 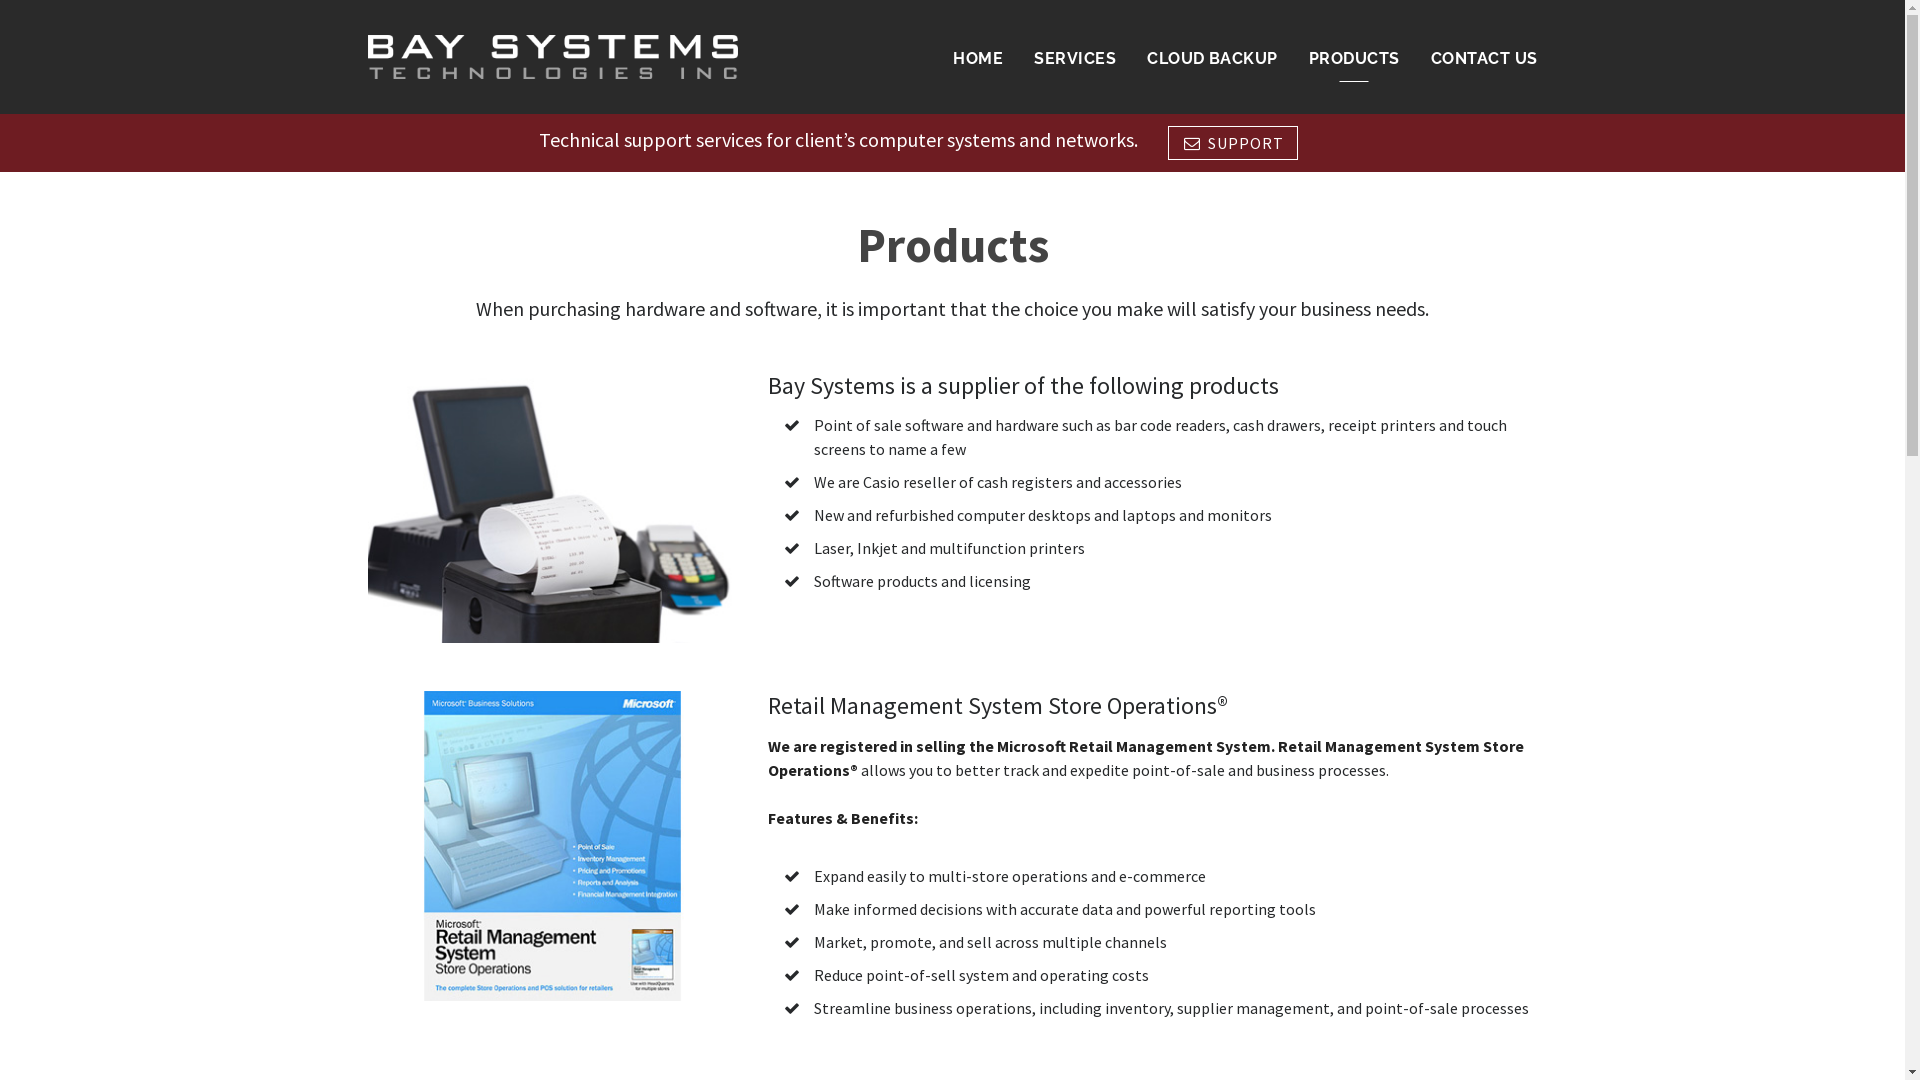 What do you see at coordinates (1232, 141) in the screenshot?
I see `'SUPPORT'` at bounding box center [1232, 141].